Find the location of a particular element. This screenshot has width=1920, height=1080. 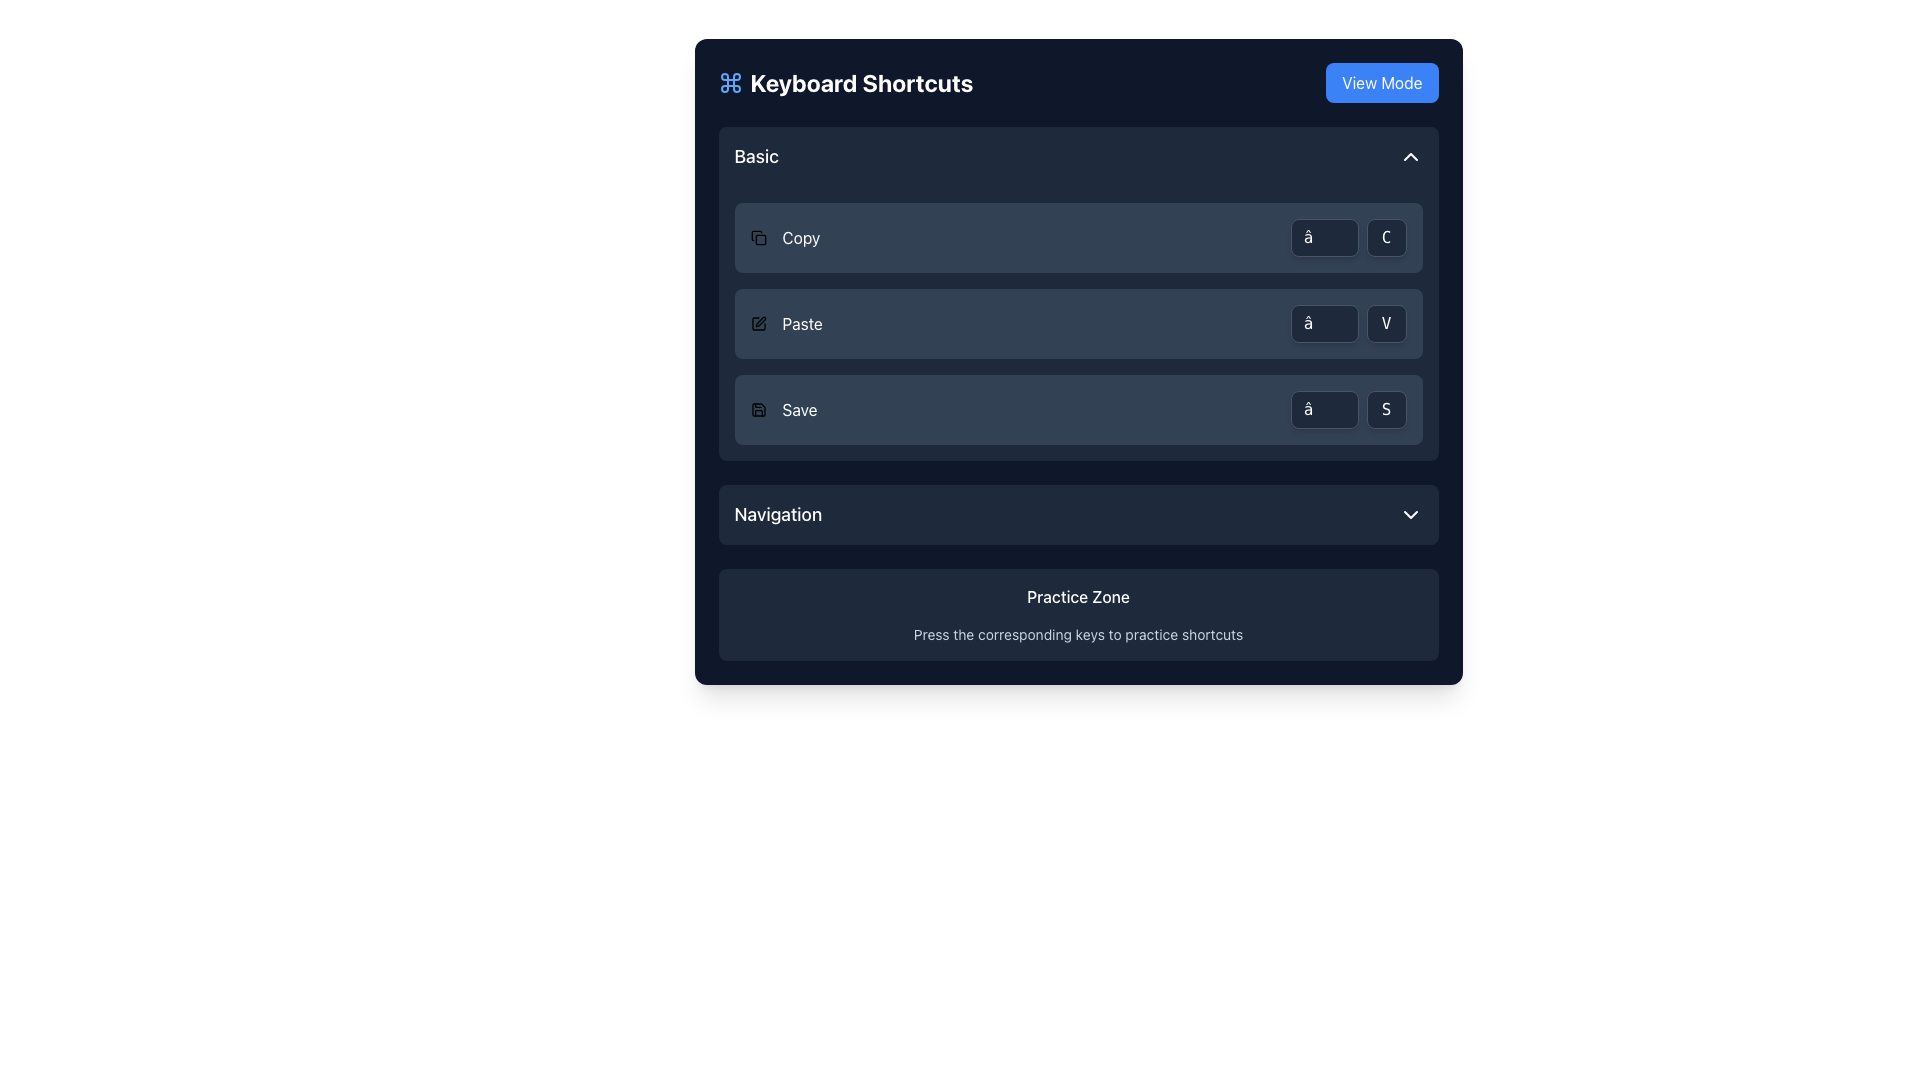

the text label that displays 'Paste' in white color against a dark blue background, which is the second item in the 'Basic' section of the 'Keyboard Shortcuts' interface is located at coordinates (802, 323).